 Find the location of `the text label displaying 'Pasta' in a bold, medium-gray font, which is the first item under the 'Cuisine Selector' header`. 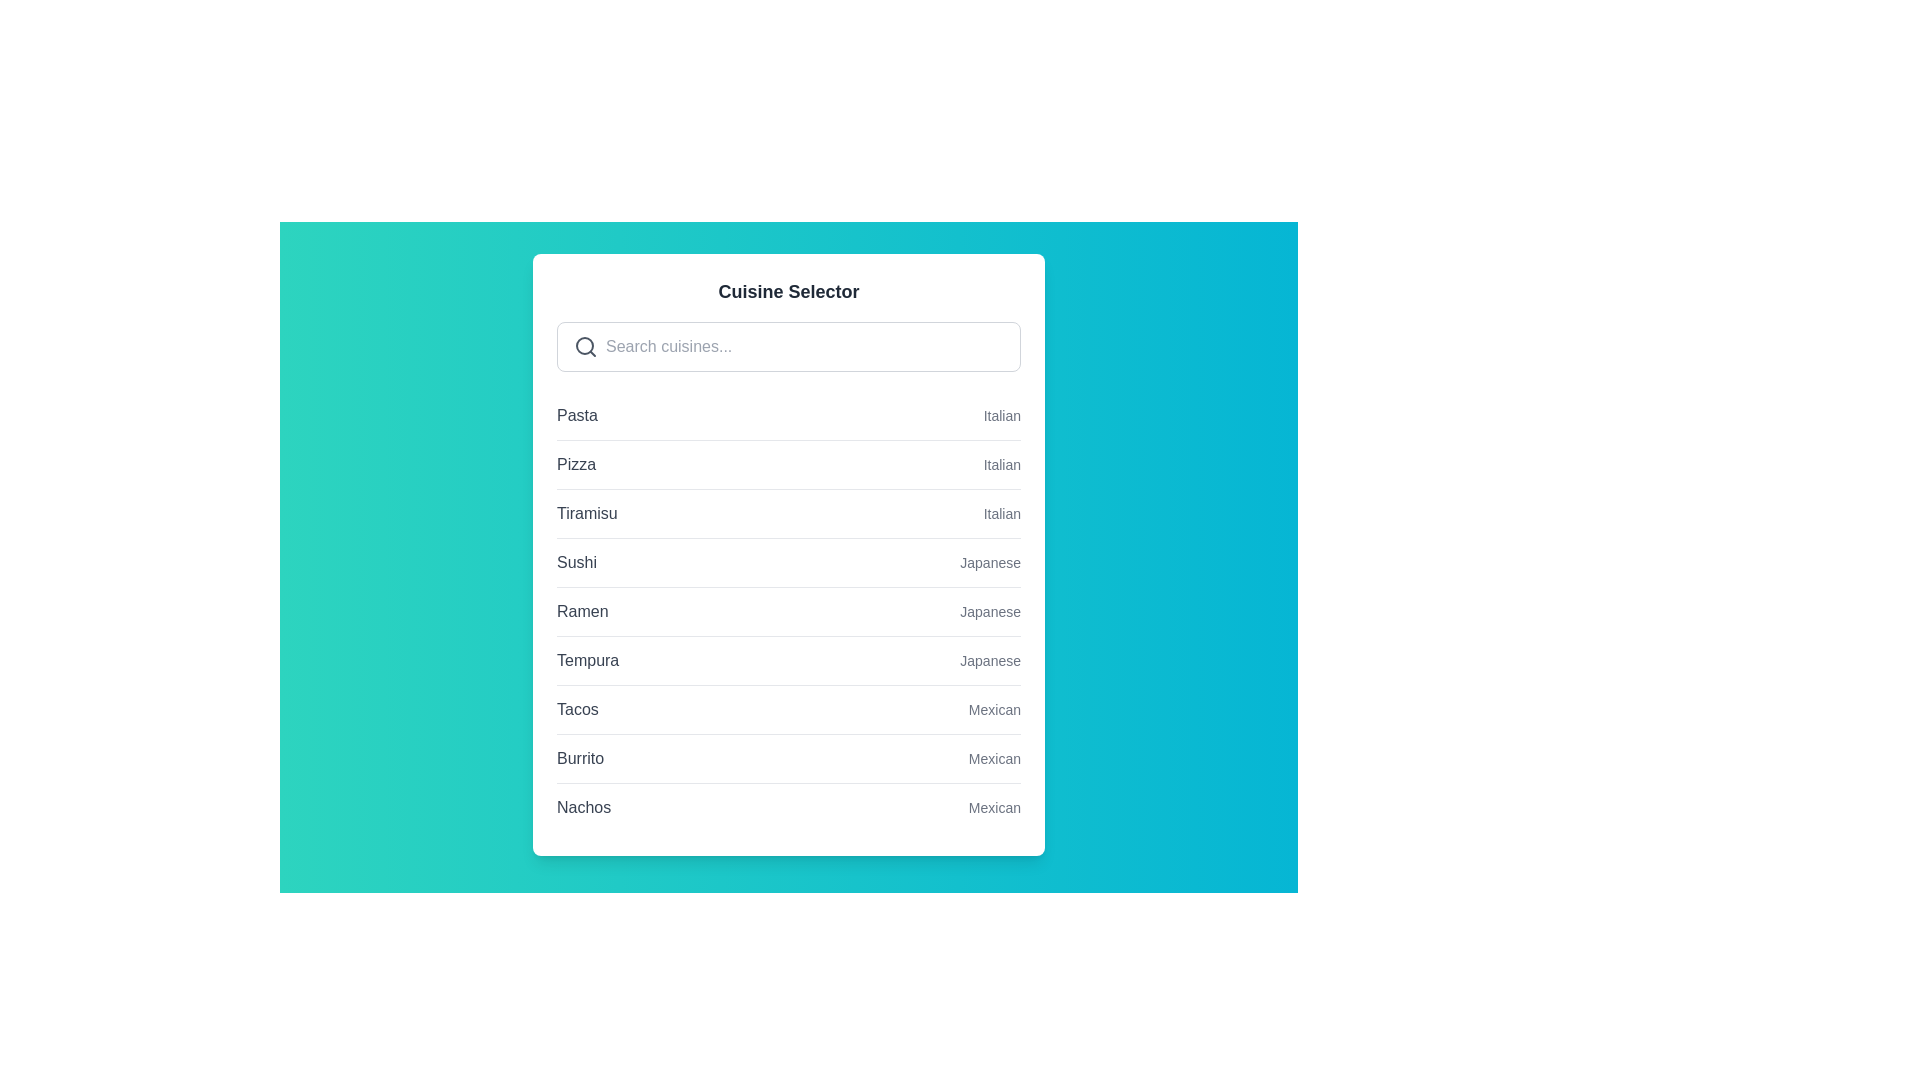

the text label displaying 'Pasta' in a bold, medium-gray font, which is the first item under the 'Cuisine Selector' header is located at coordinates (576, 415).